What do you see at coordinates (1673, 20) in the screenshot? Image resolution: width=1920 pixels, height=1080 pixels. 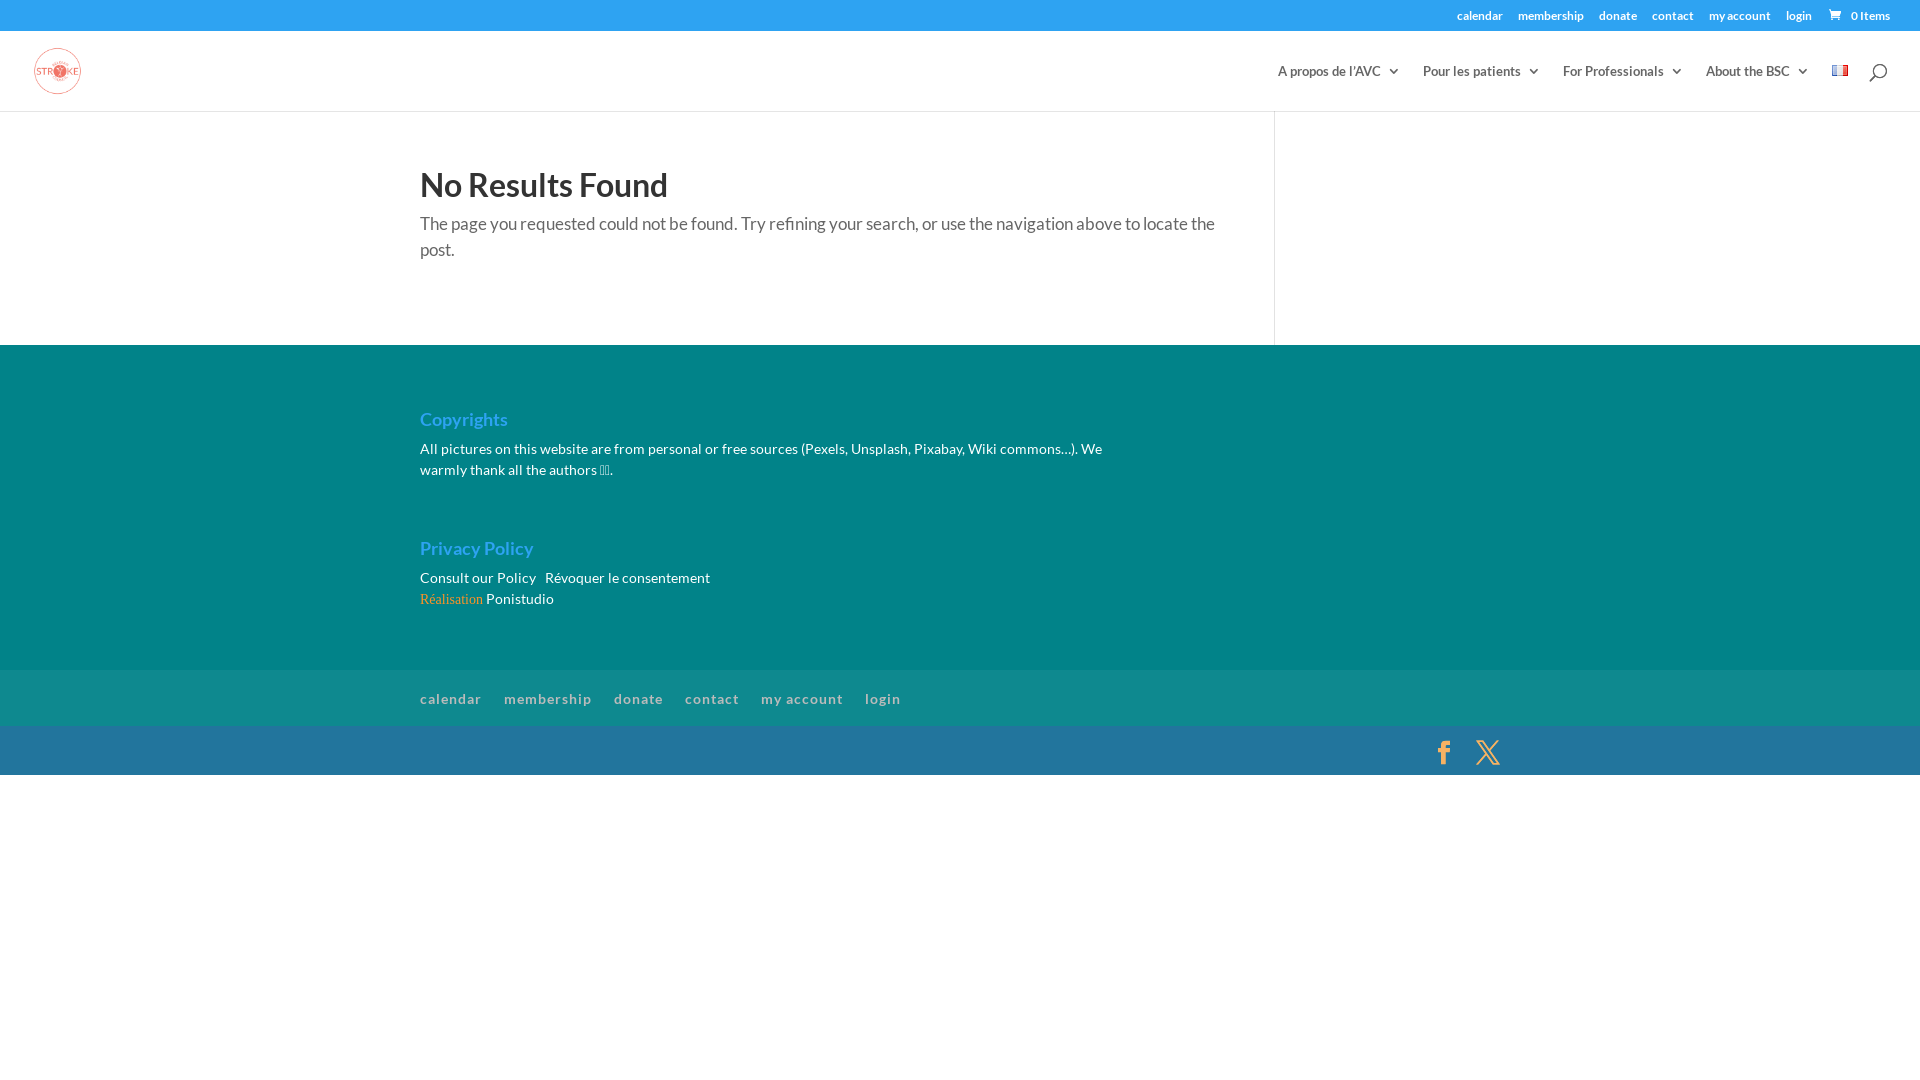 I see `'contact'` at bounding box center [1673, 20].